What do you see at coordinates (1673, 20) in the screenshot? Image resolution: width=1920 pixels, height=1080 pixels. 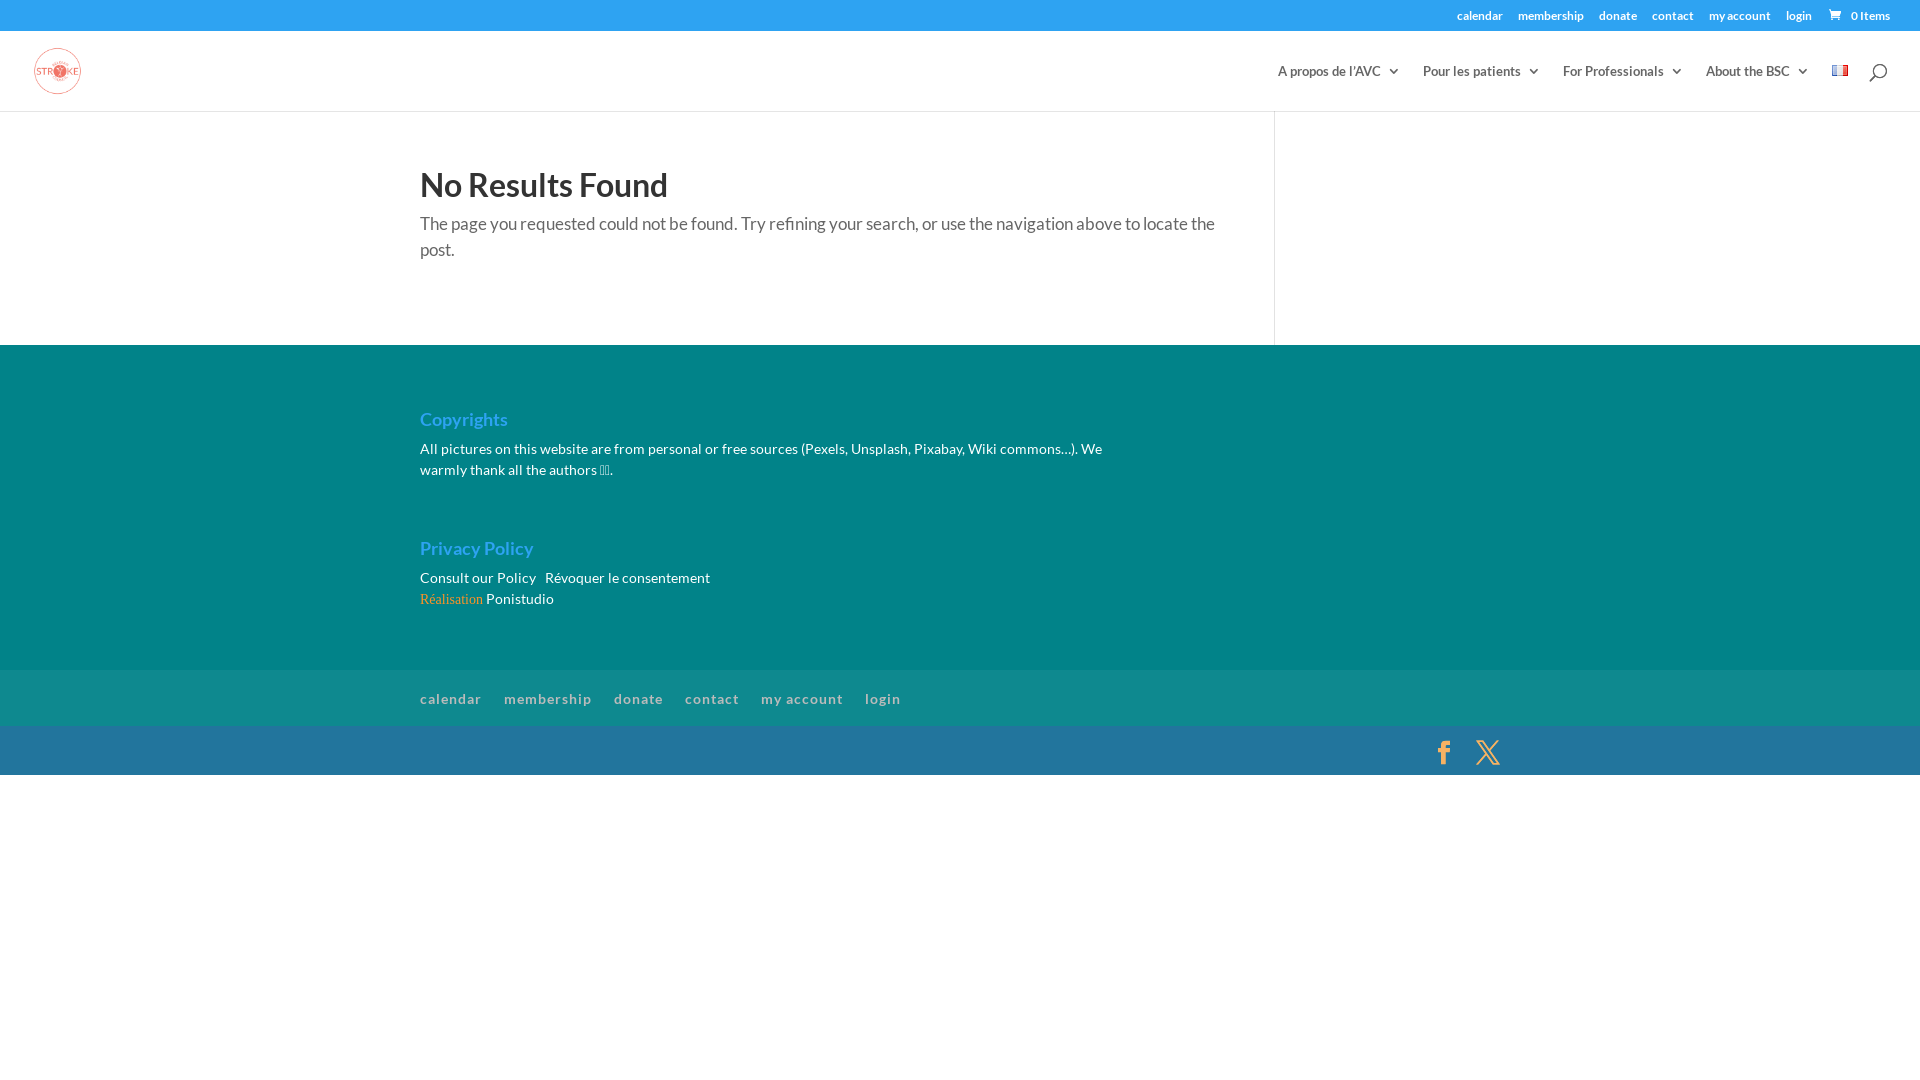 I see `'contact'` at bounding box center [1673, 20].